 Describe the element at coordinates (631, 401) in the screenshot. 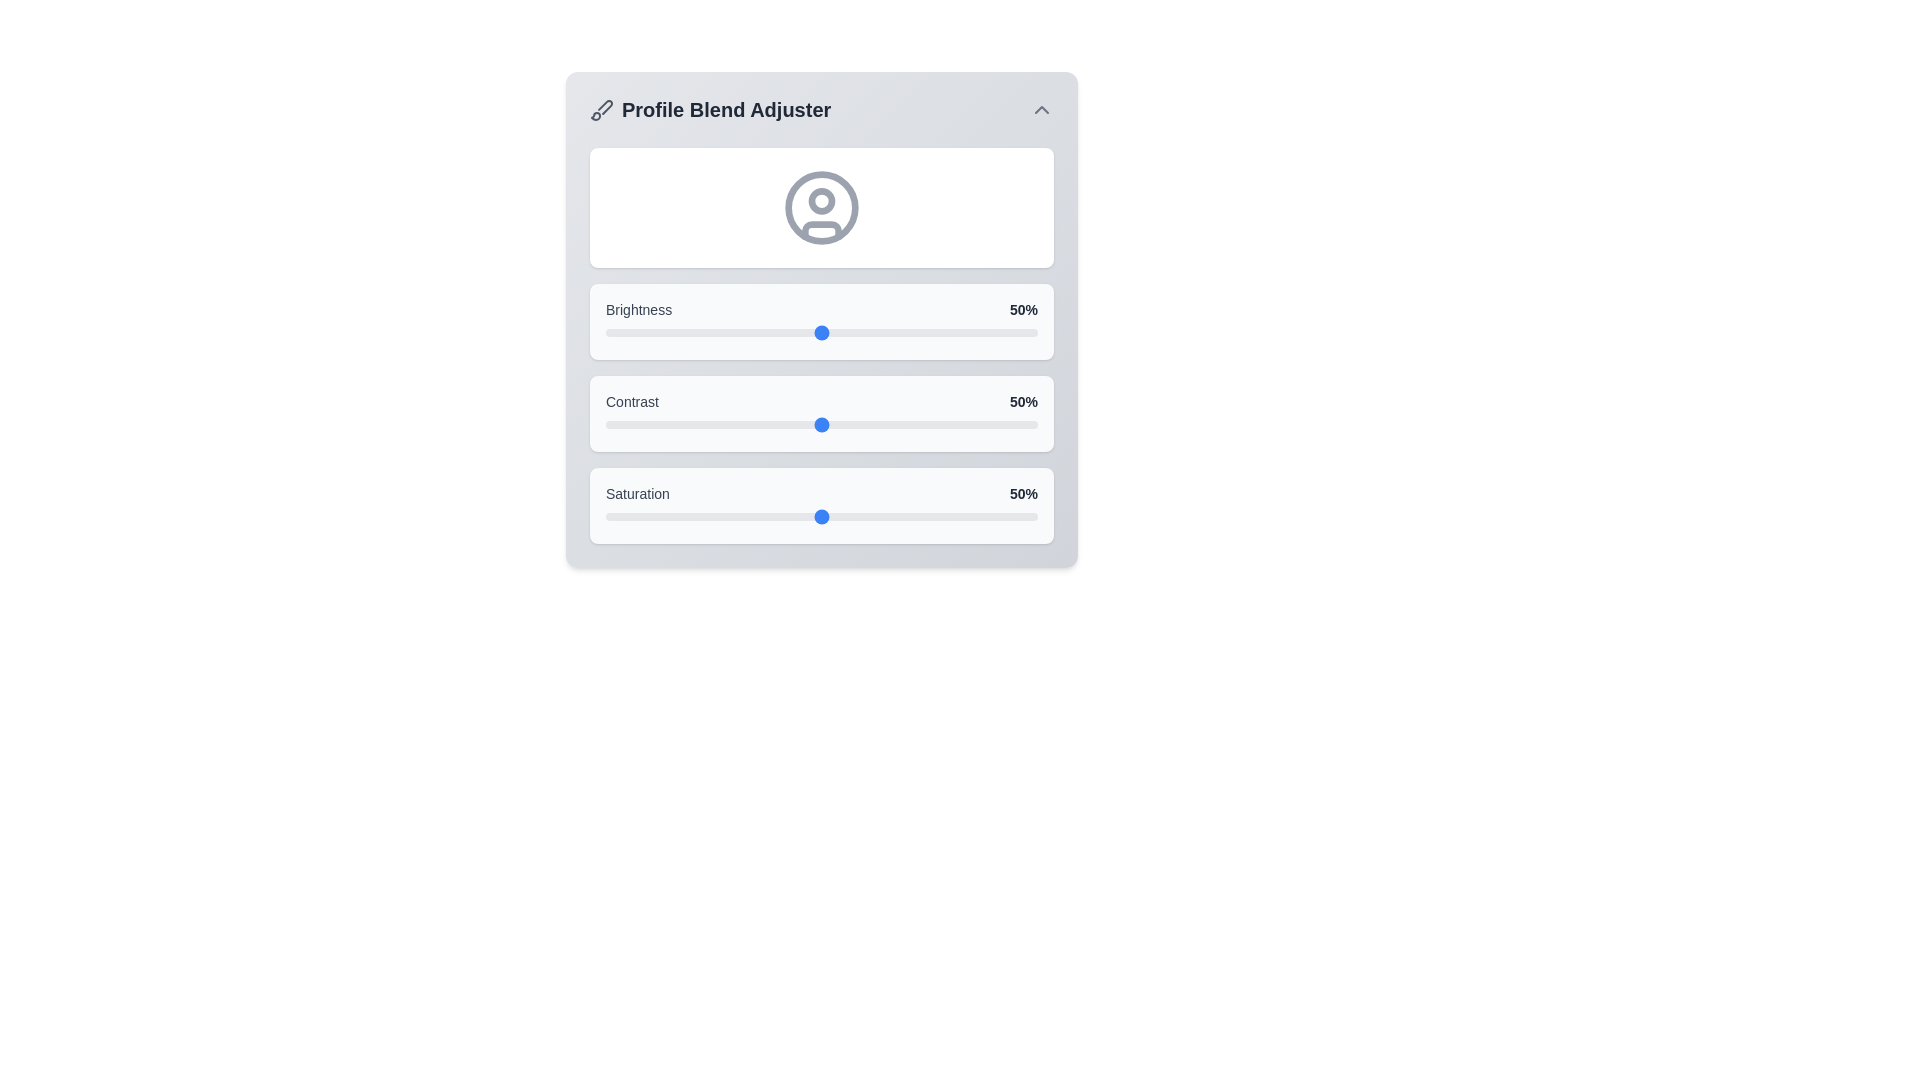

I see `the 'Contrast' label in the control panel, which is a single word in small, gray font, located in the middle section of the panel on the second row` at that location.